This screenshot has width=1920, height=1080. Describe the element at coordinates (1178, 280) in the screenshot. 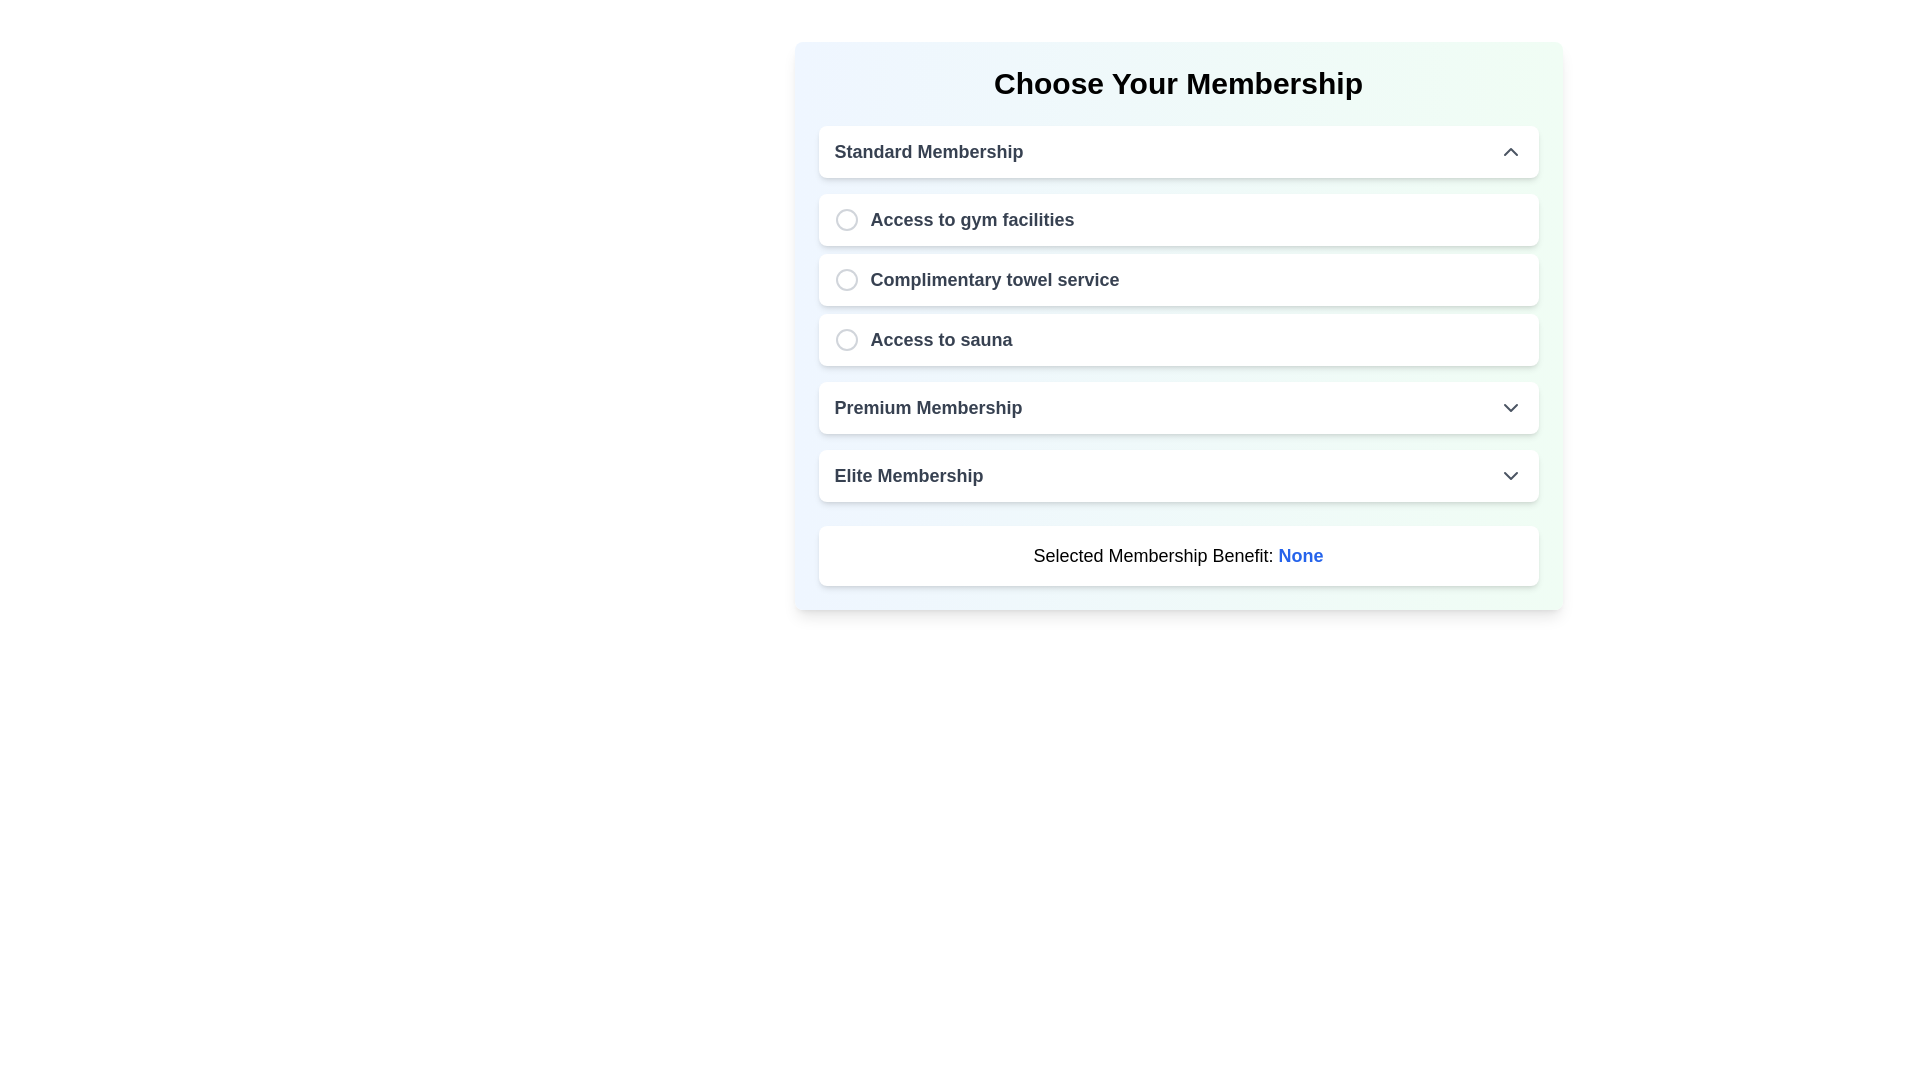

I see `the radio button labeled 'Complimentary towel service'` at that location.